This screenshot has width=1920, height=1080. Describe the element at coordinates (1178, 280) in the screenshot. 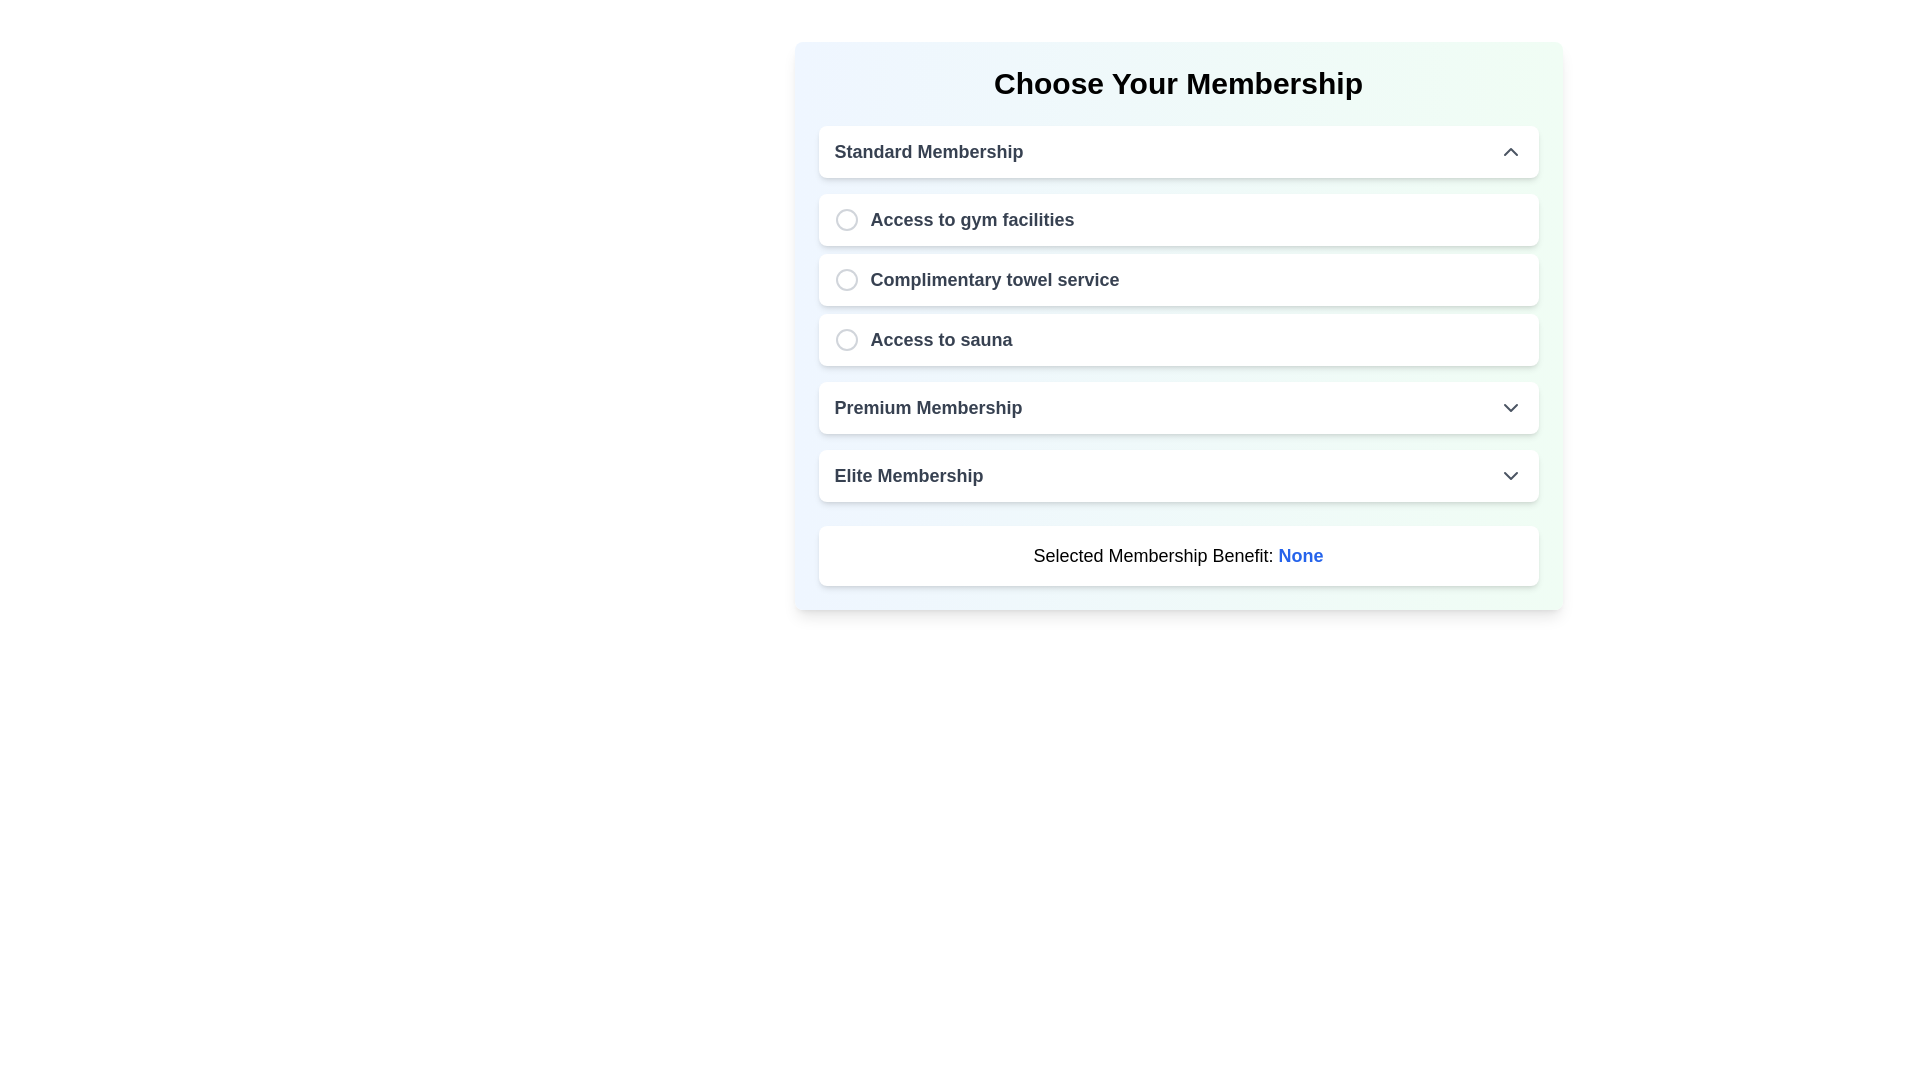

I see `the radio button labeled 'Complimentary towel service'` at that location.